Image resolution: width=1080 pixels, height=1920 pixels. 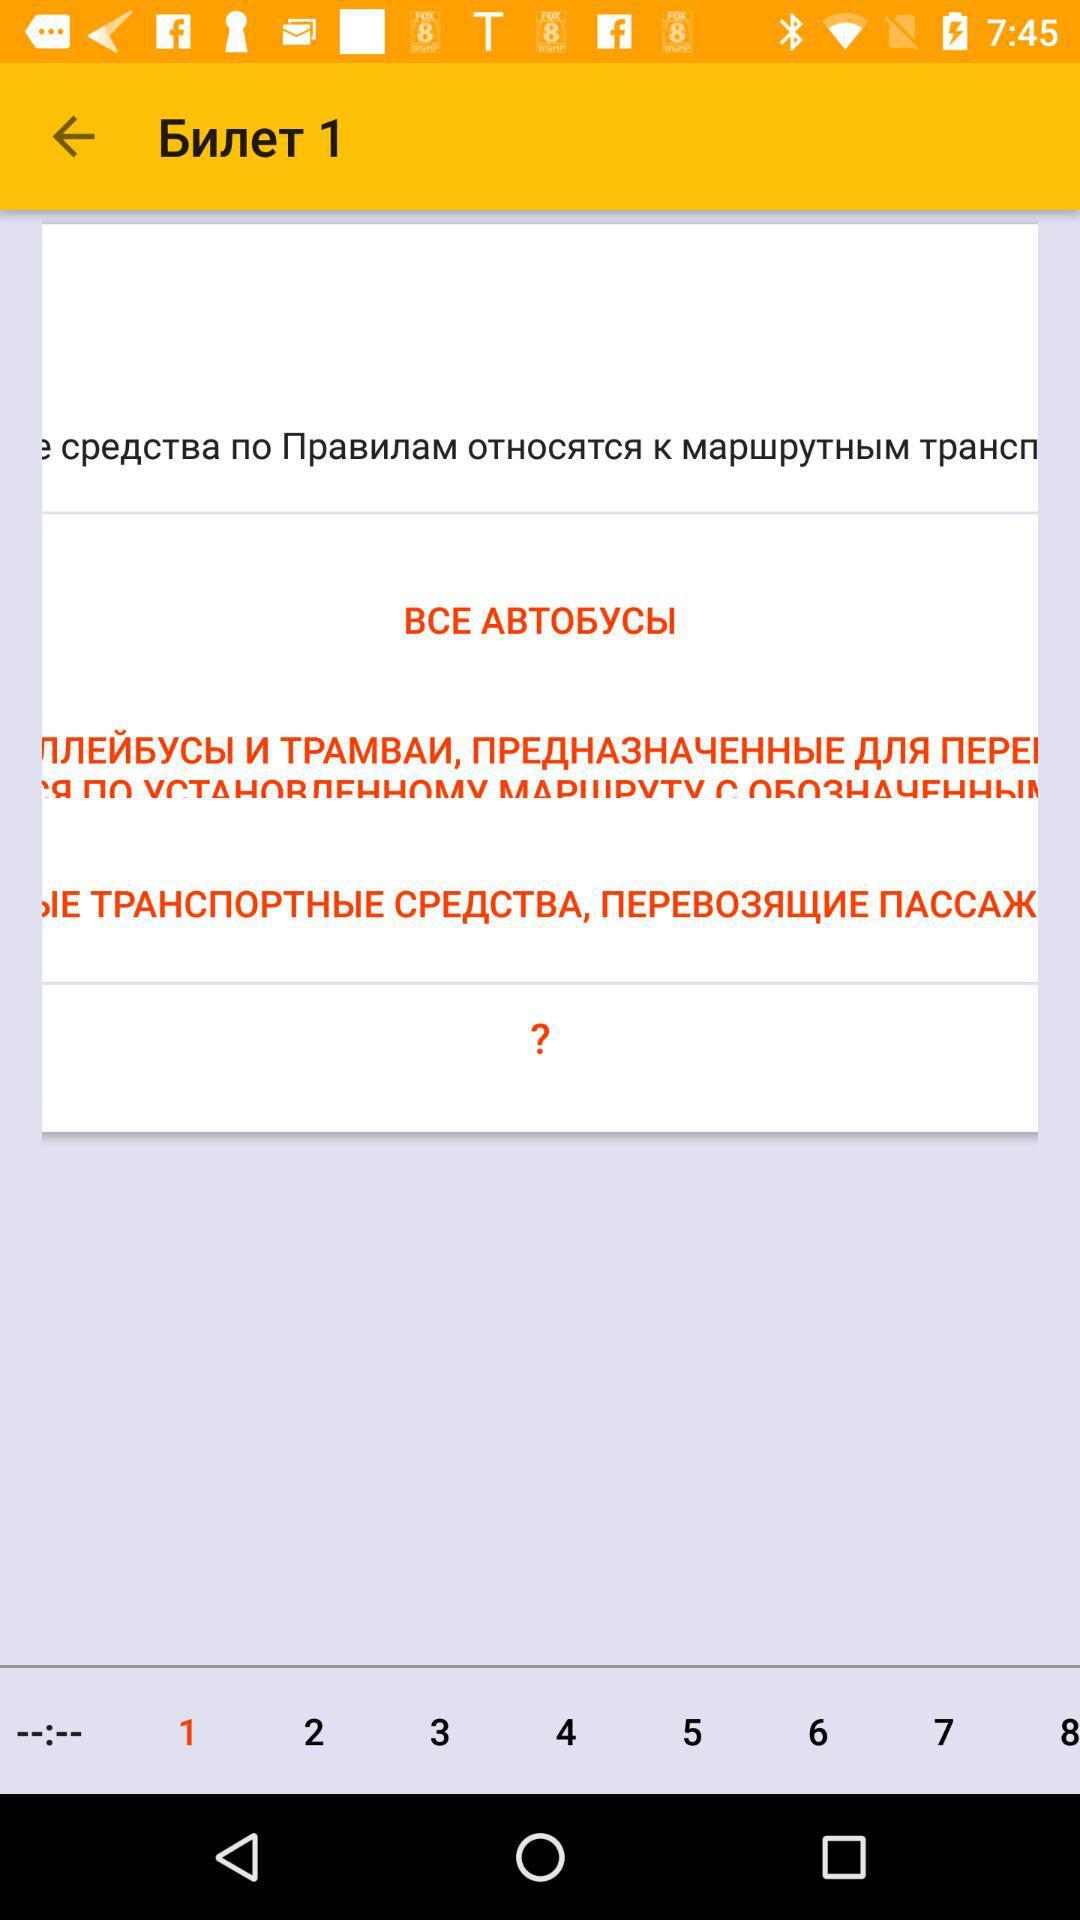 What do you see at coordinates (944, 1730) in the screenshot?
I see `the 7 item` at bounding box center [944, 1730].